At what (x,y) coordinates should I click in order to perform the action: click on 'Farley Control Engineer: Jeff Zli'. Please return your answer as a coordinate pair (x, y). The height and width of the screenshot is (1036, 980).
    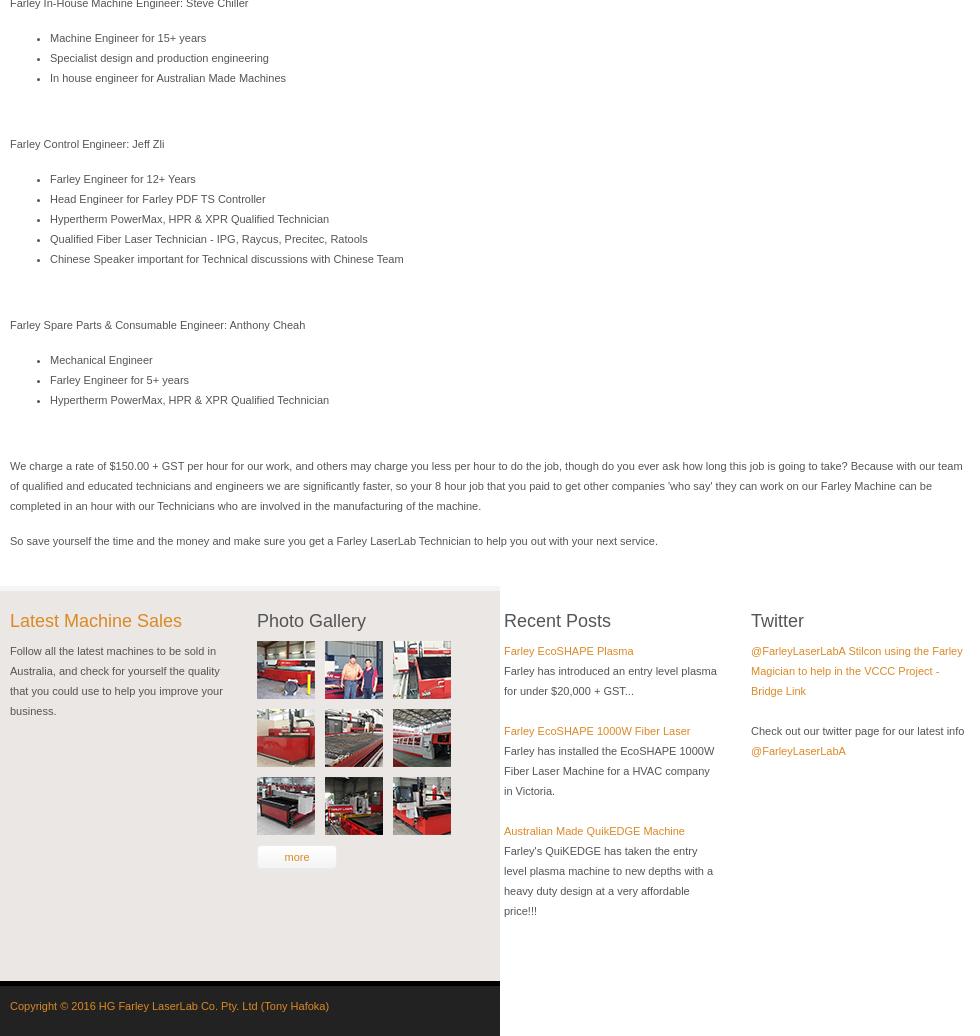
    Looking at the image, I should click on (87, 144).